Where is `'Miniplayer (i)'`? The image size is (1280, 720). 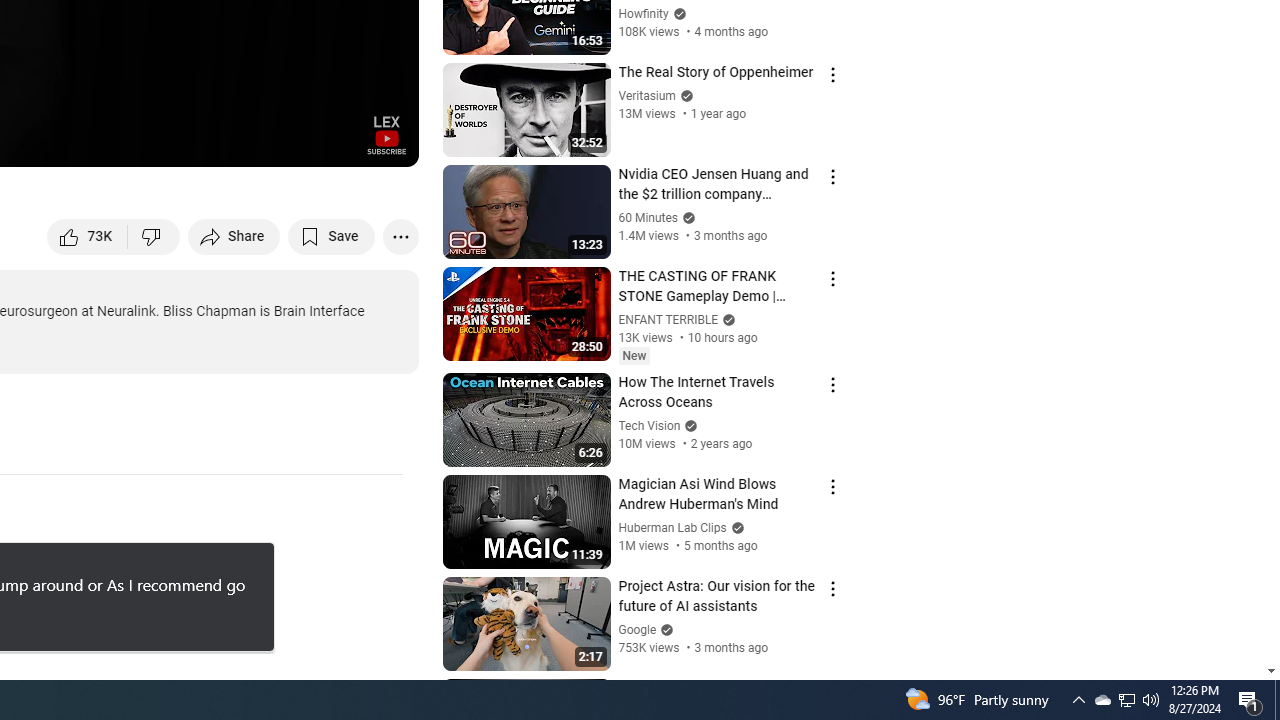 'Miniplayer (i)' is located at coordinates (285, 141).